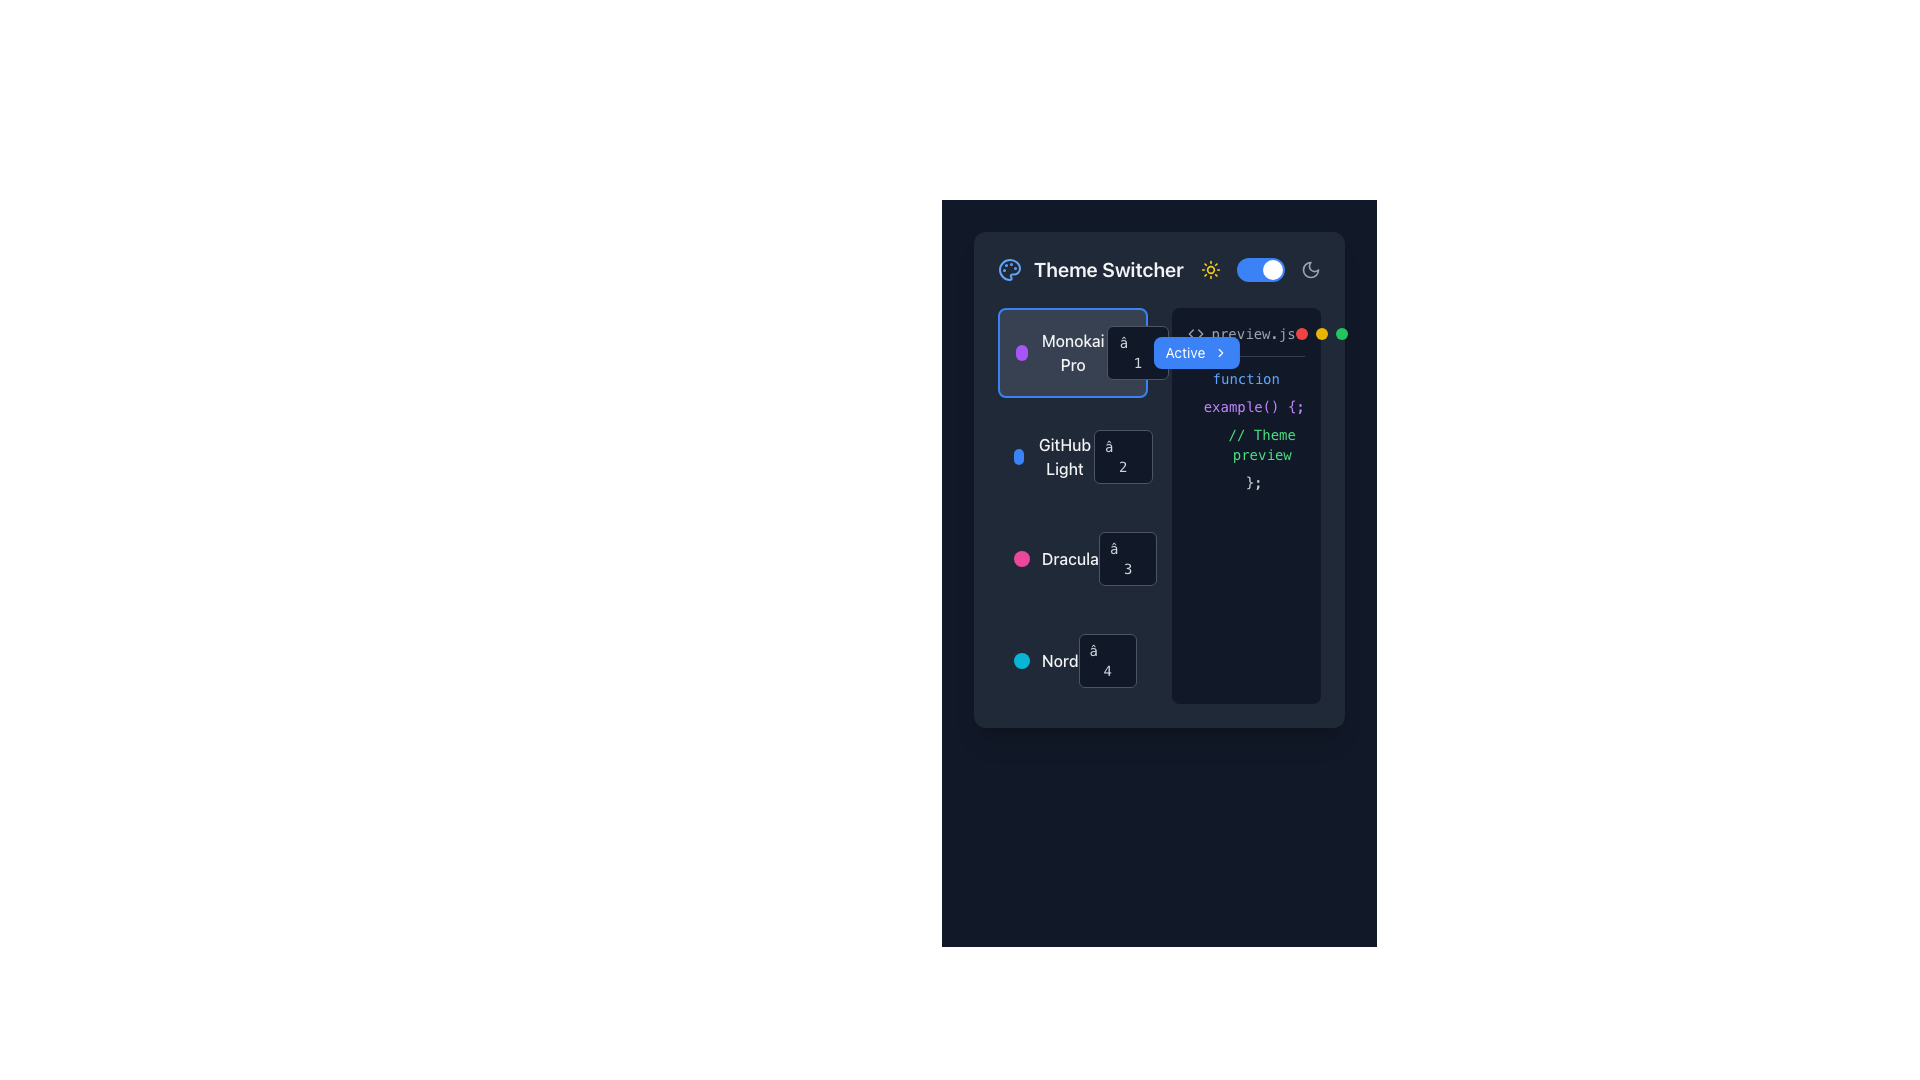  What do you see at coordinates (1071, 352) in the screenshot?
I see `the first selectable list item labeled 'Monokai Pro' with an 'Active' status badge in the 'Theme Switcher' panel` at bounding box center [1071, 352].